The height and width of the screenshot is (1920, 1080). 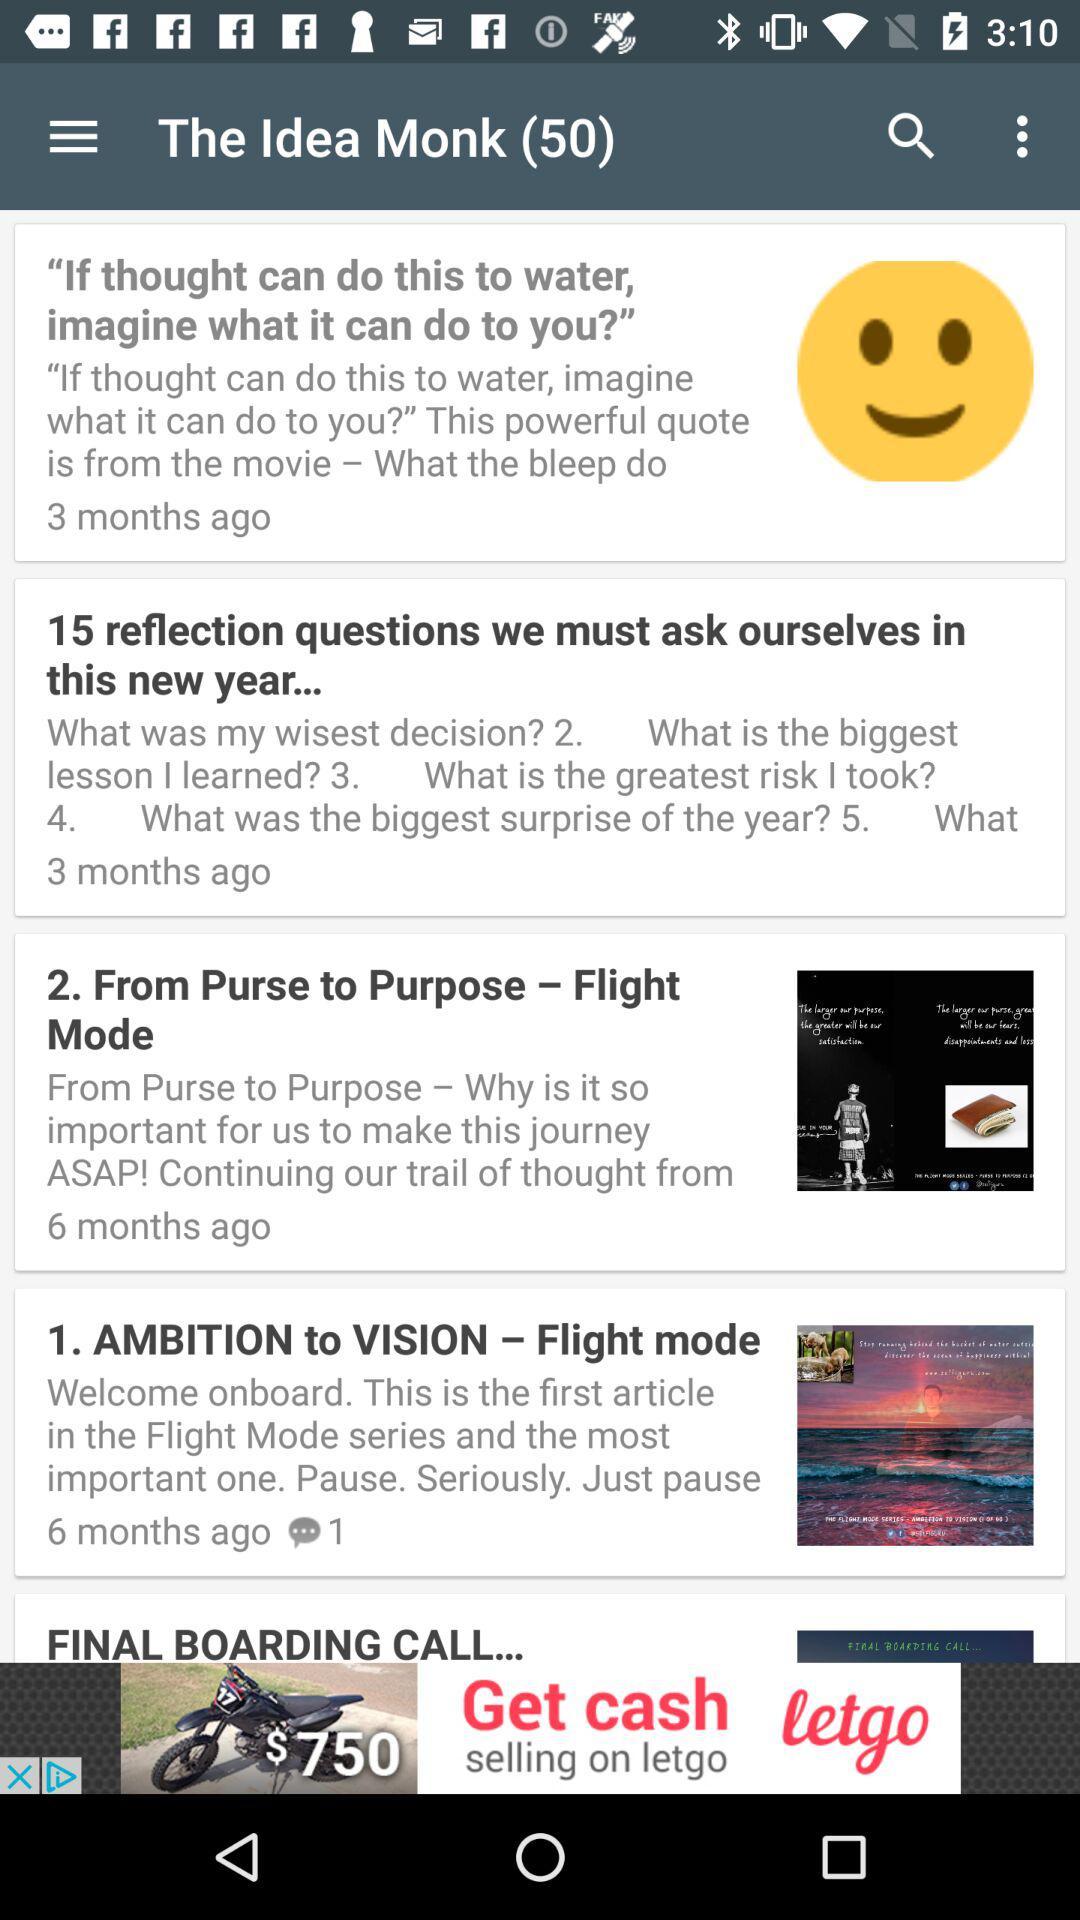 What do you see at coordinates (540, 1727) in the screenshot?
I see `advertisement banner` at bounding box center [540, 1727].